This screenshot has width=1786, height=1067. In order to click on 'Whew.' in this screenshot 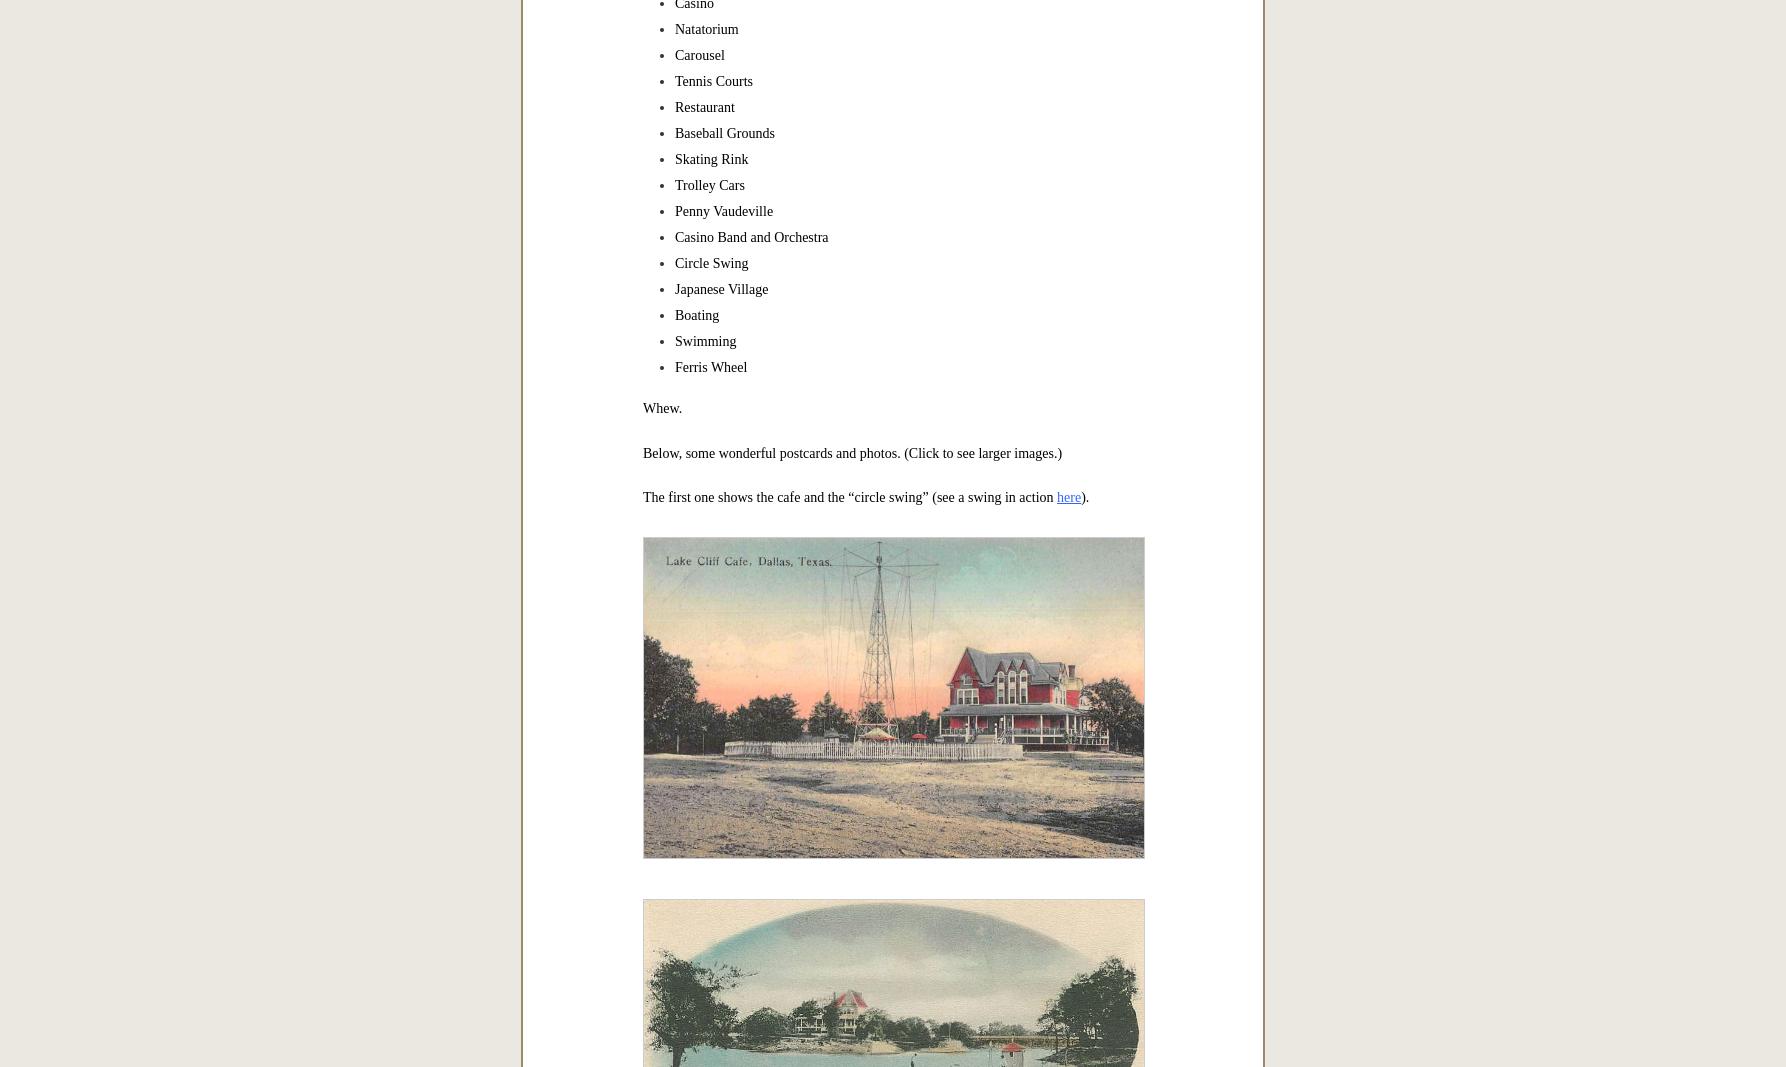, I will do `click(662, 406)`.